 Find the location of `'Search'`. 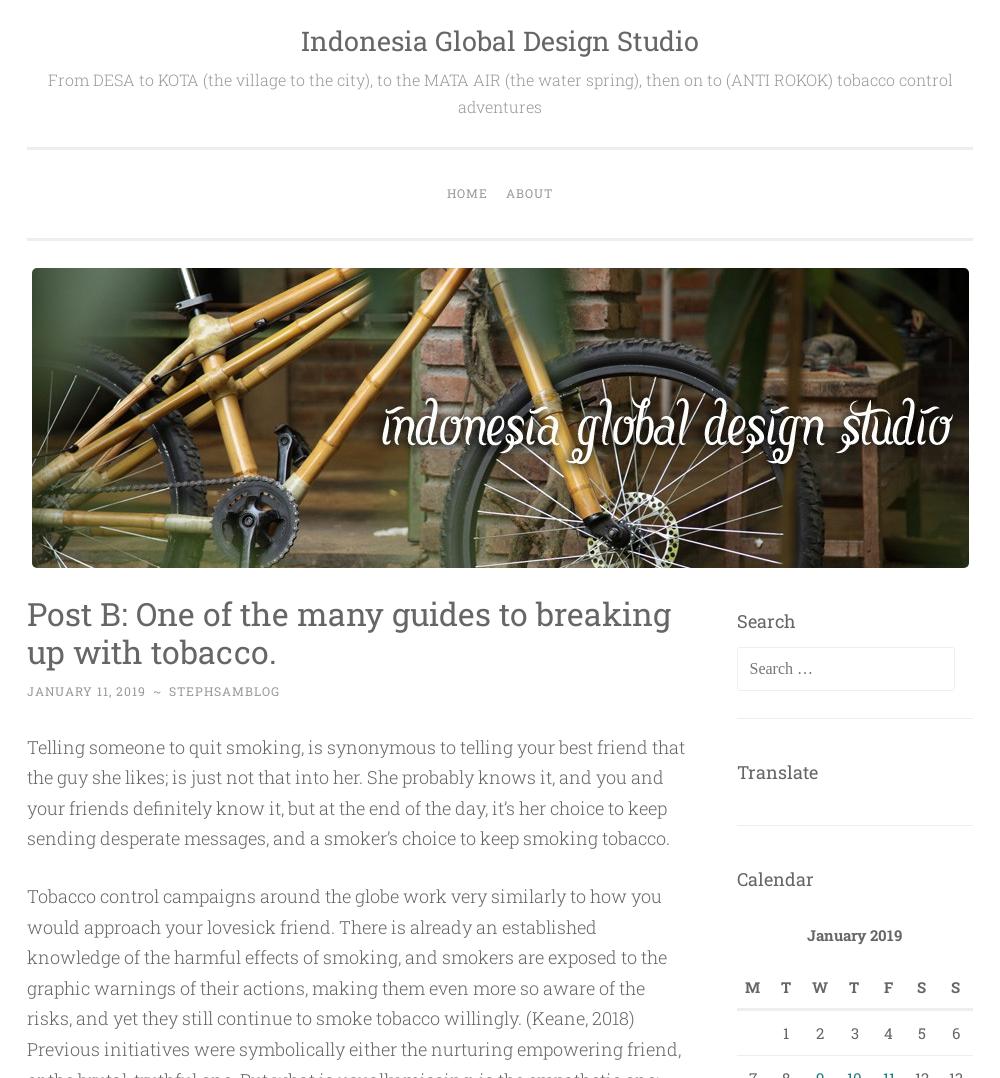

'Search' is located at coordinates (765, 618).